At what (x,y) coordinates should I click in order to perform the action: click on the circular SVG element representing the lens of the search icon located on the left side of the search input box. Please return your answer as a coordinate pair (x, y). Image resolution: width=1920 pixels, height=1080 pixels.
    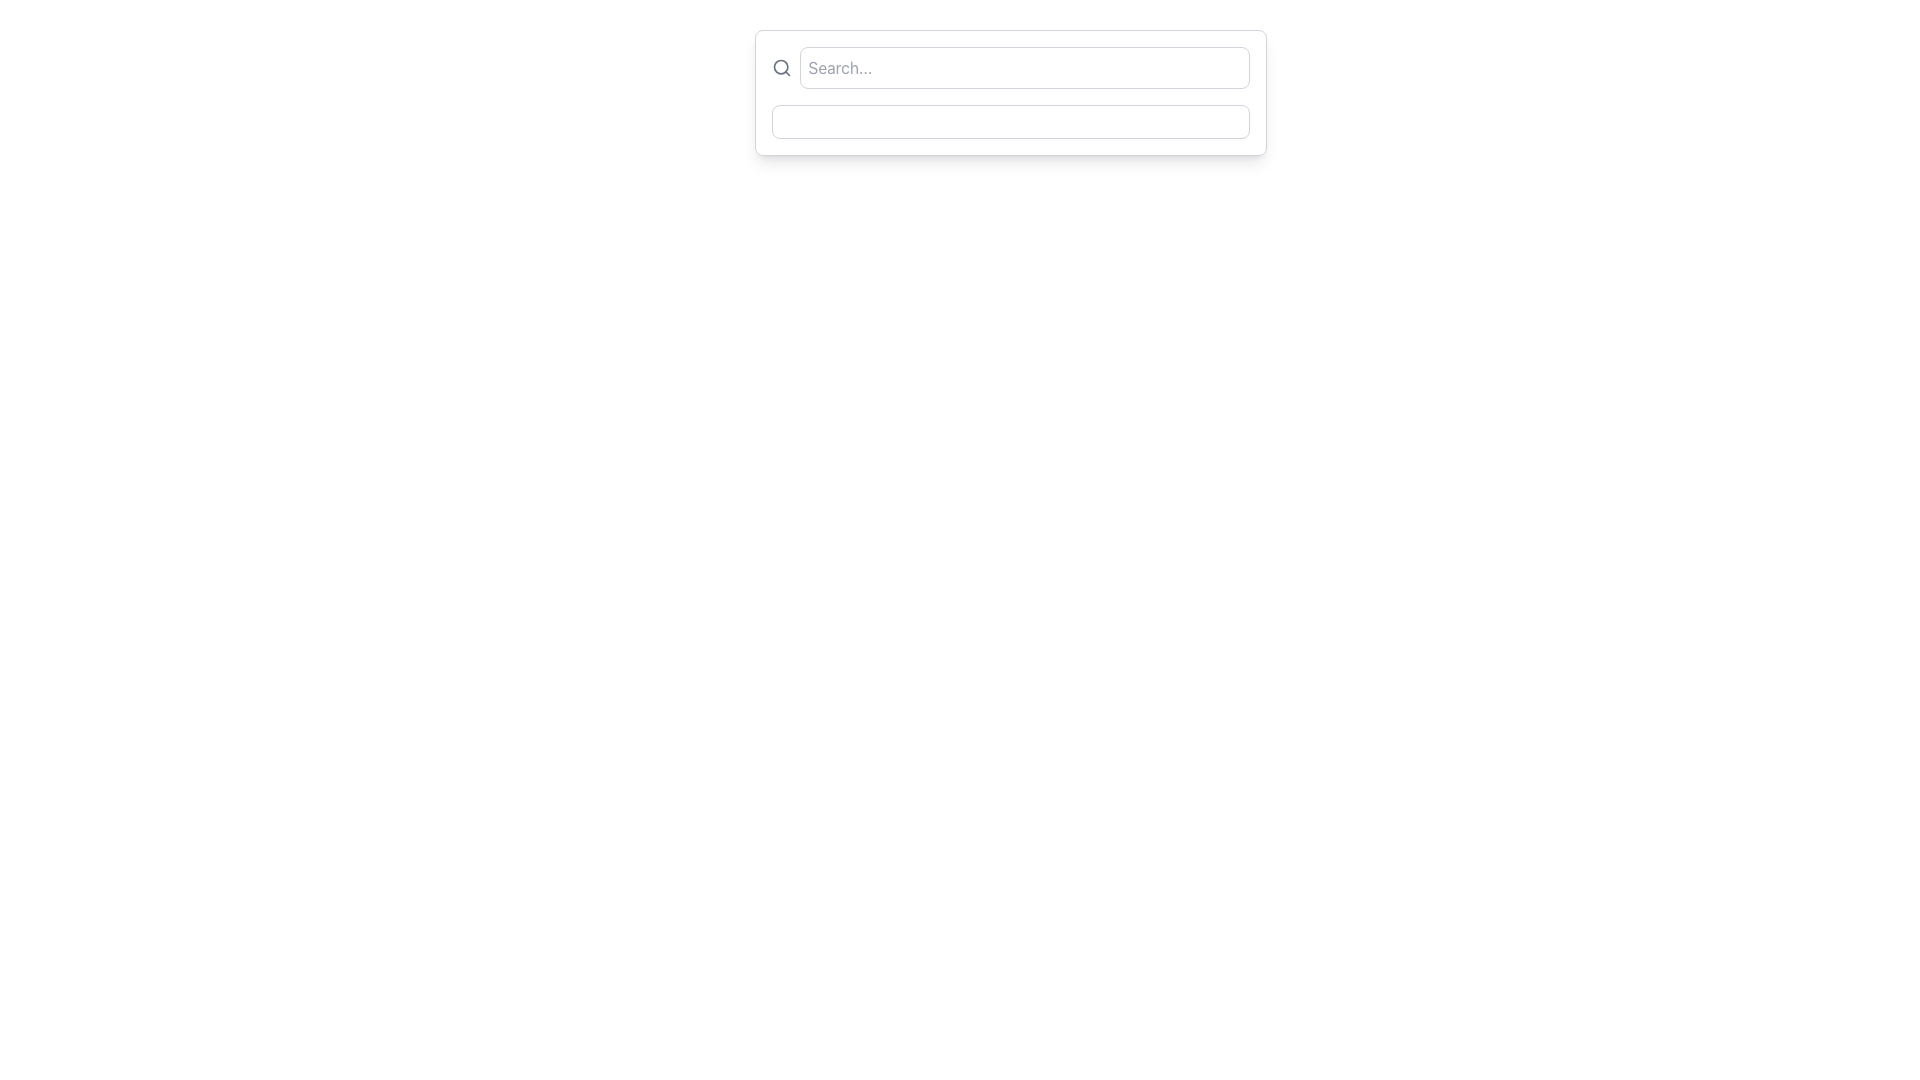
    Looking at the image, I should click on (779, 66).